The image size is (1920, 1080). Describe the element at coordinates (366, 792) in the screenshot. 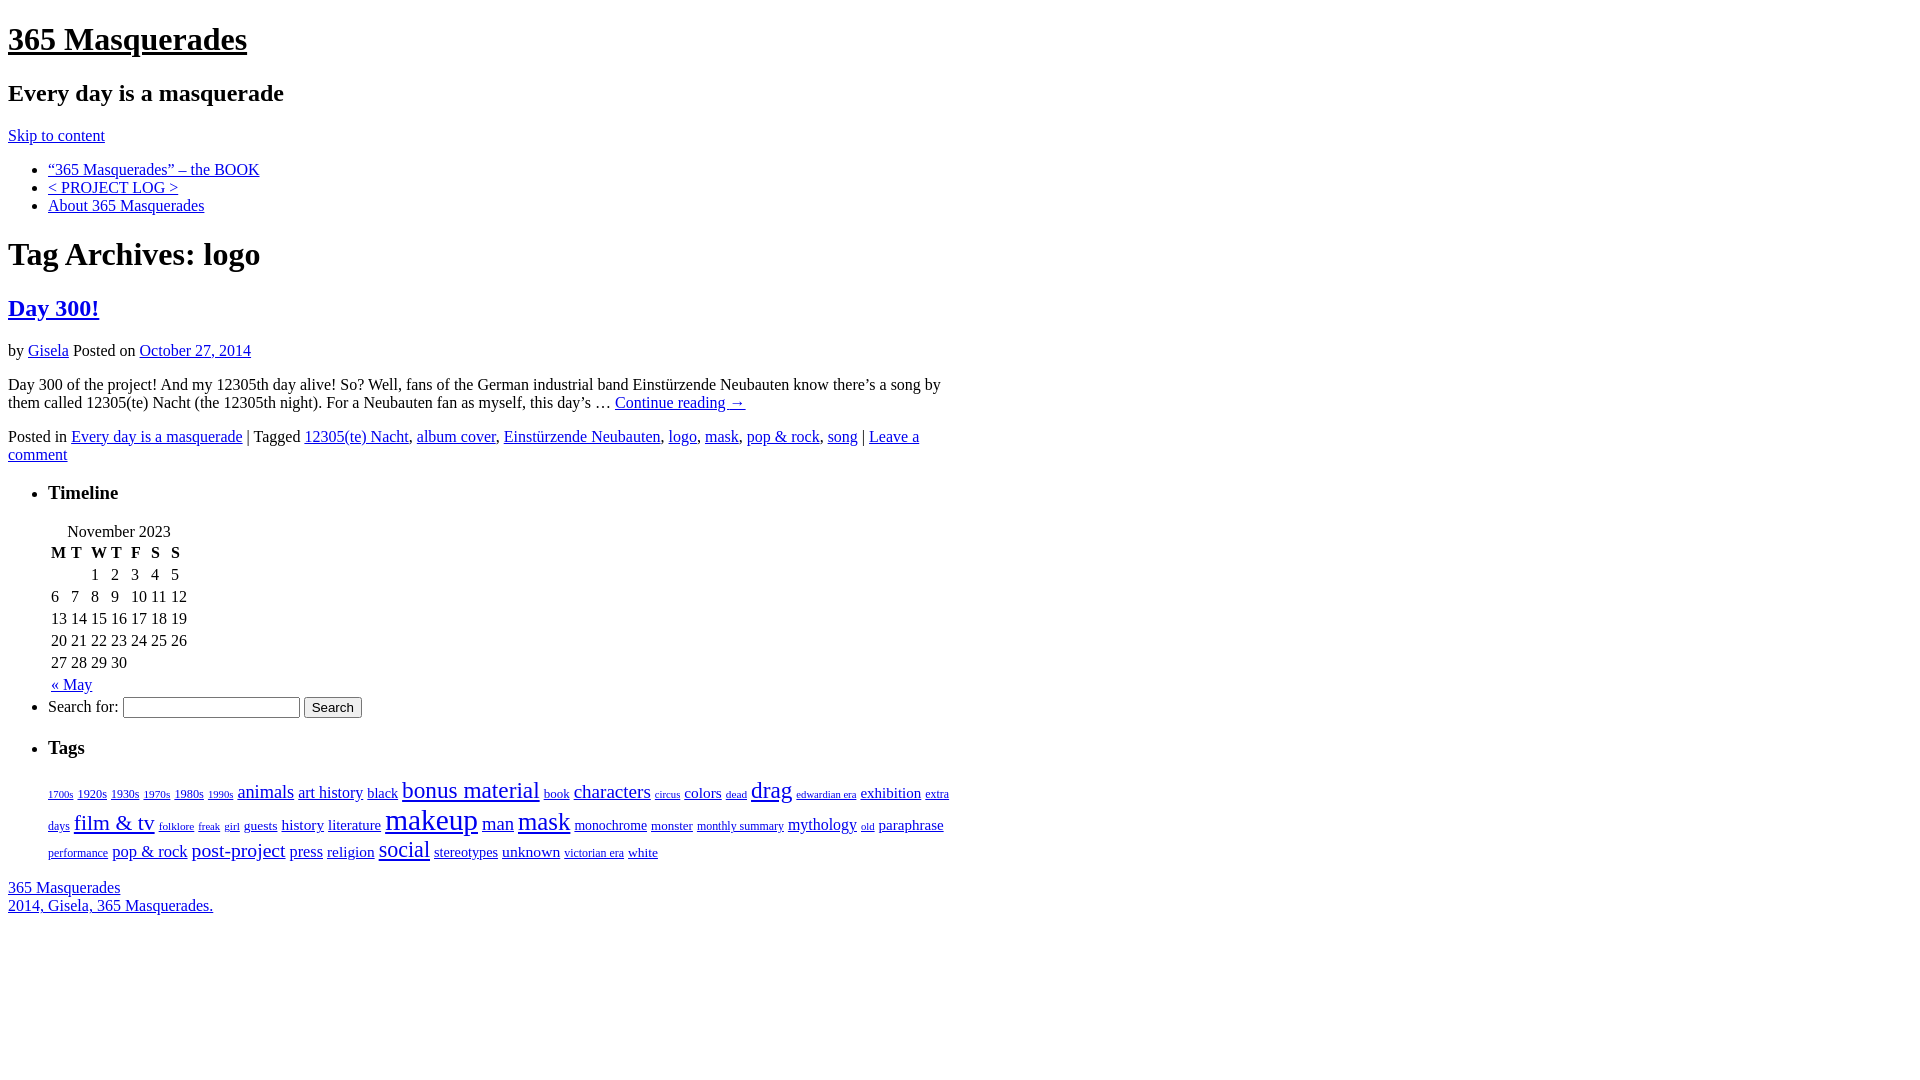

I see `'black'` at that location.